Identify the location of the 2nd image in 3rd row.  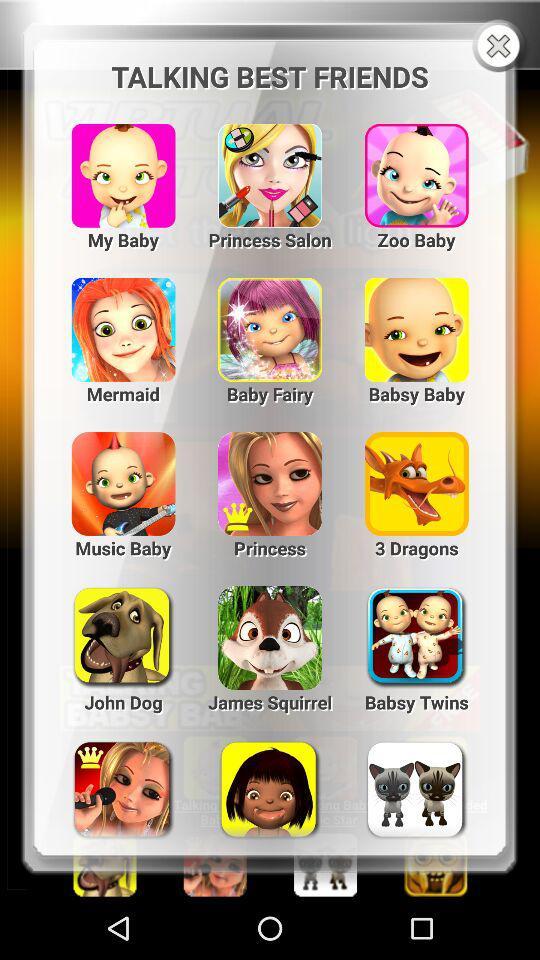
(270, 475).